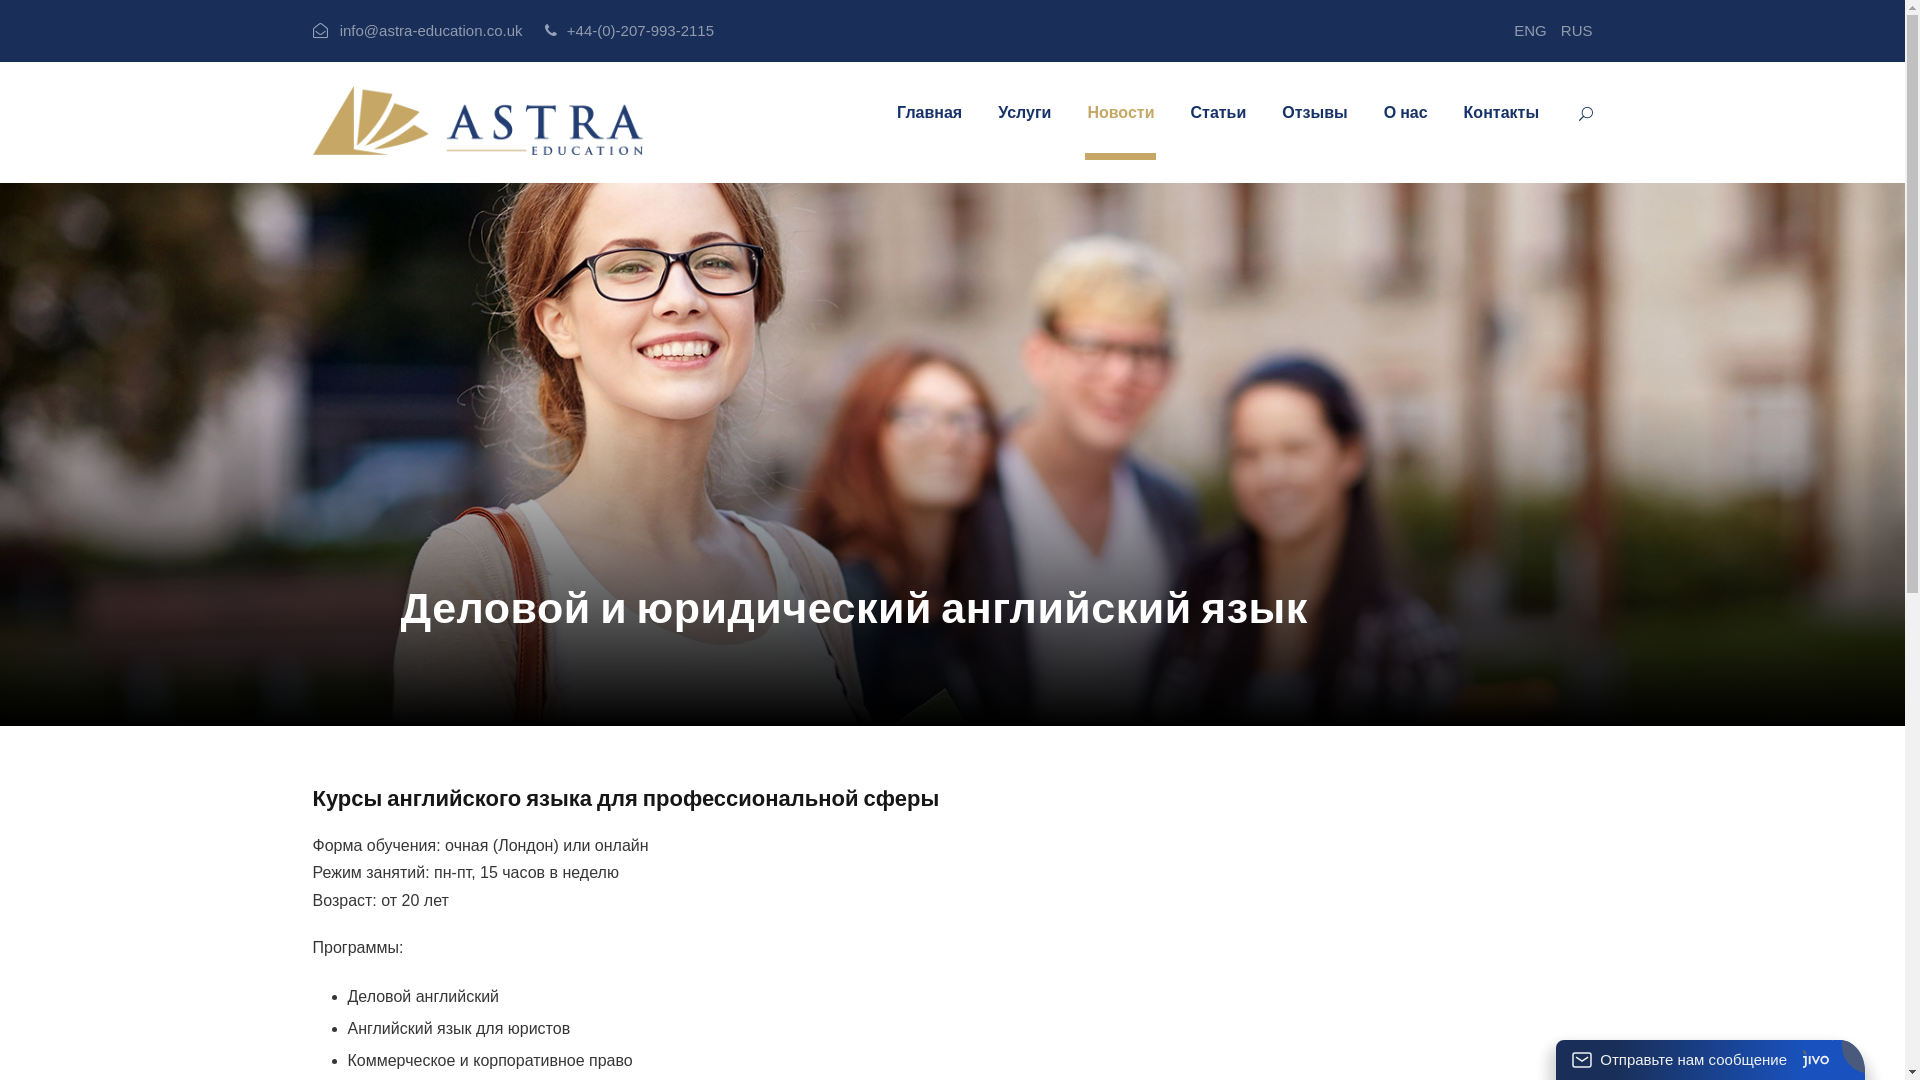 Image resolution: width=1920 pixels, height=1080 pixels. I want to click on 'info@astra-education.co.uk', so click(430, 30).